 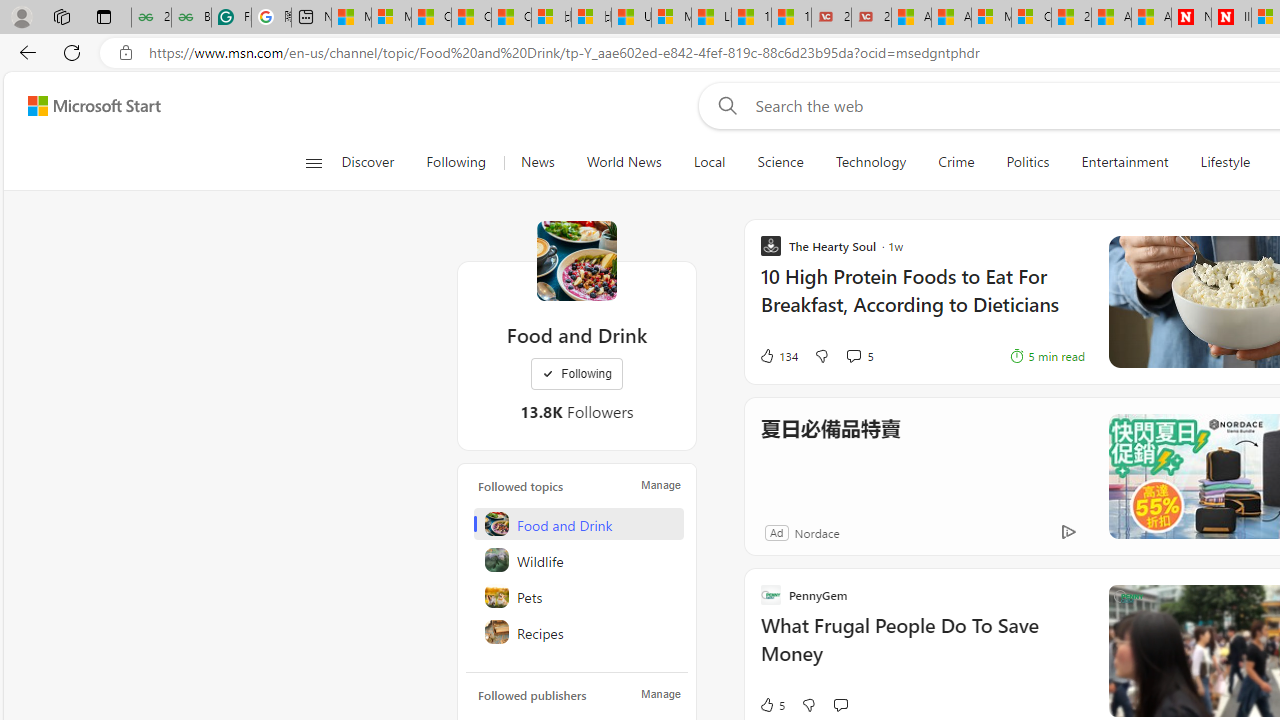 I want to click on 'World News', so click(x=623, y=162).